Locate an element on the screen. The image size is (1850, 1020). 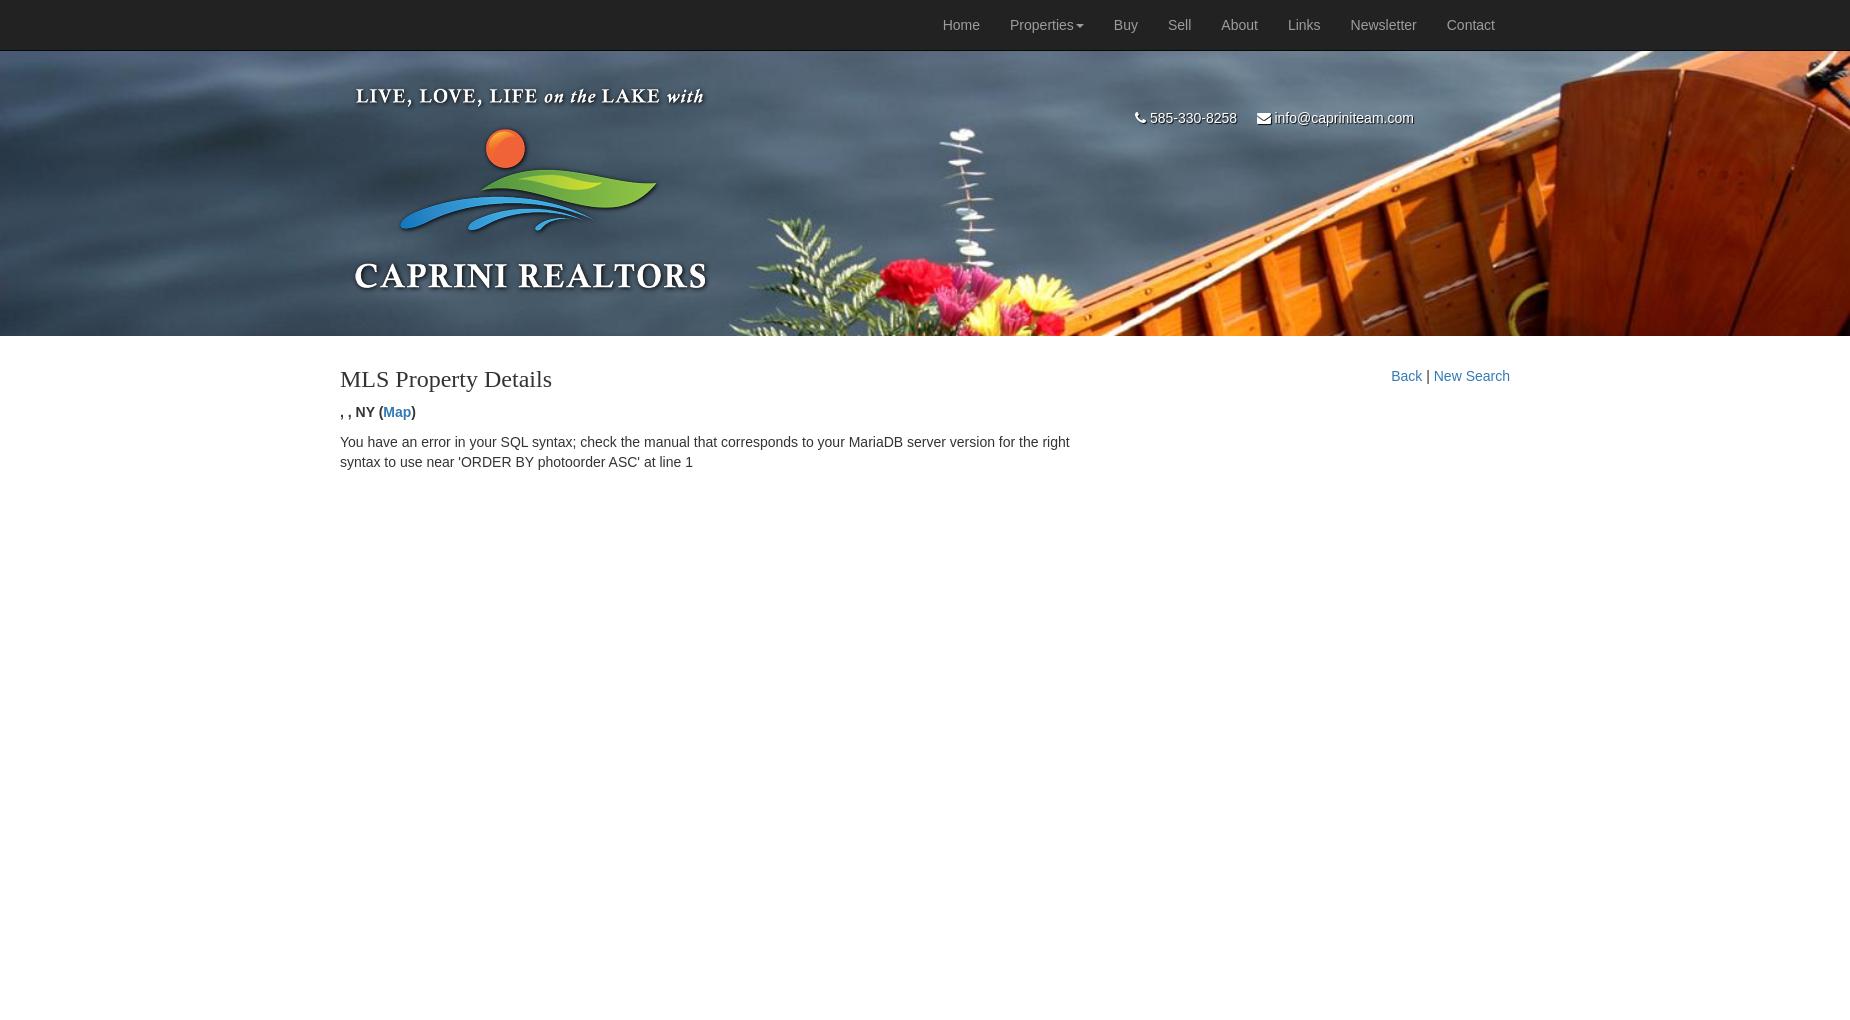
'Newsletter' is located at coordinates (1382, 23).